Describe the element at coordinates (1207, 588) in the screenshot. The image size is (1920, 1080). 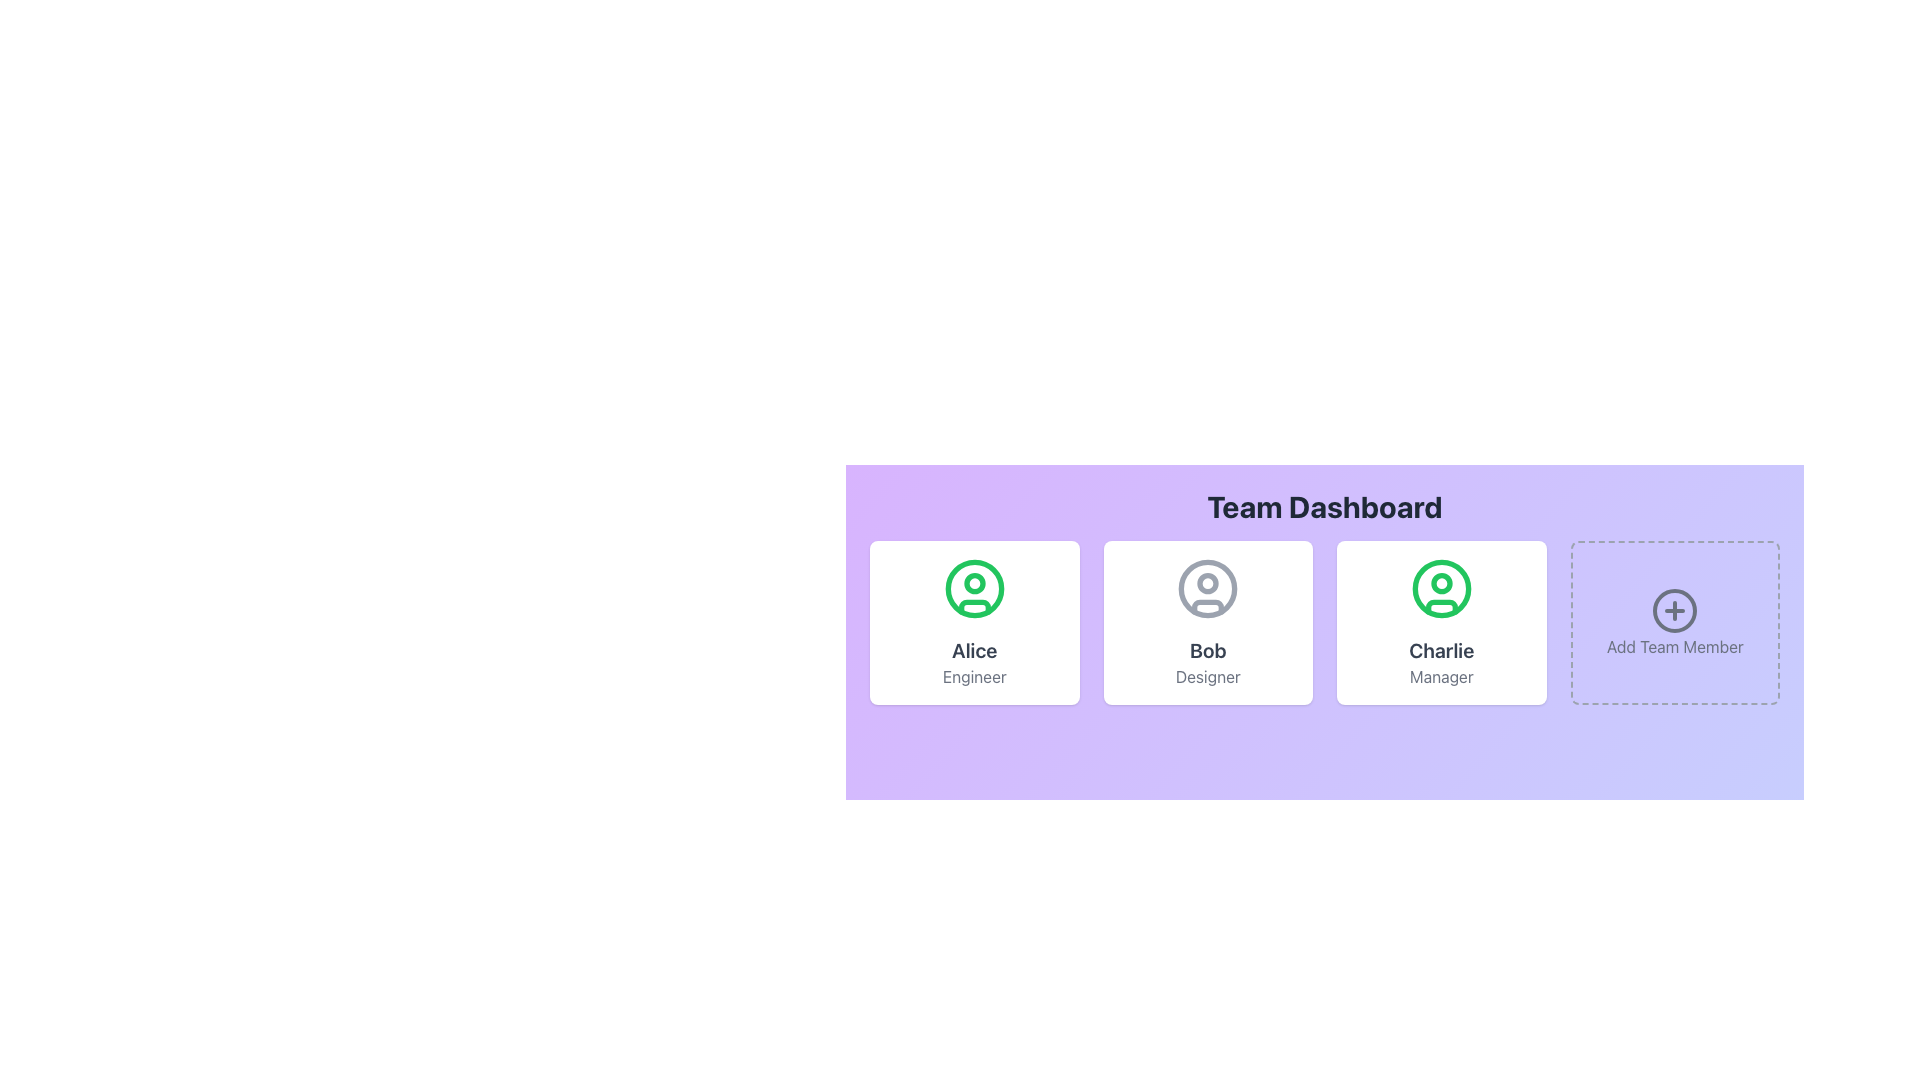
I see `the circular icon representing the avatar or profile placeholder of the team member 'Bob Designer' in the second team member card of the Team Dashboard` at that location.